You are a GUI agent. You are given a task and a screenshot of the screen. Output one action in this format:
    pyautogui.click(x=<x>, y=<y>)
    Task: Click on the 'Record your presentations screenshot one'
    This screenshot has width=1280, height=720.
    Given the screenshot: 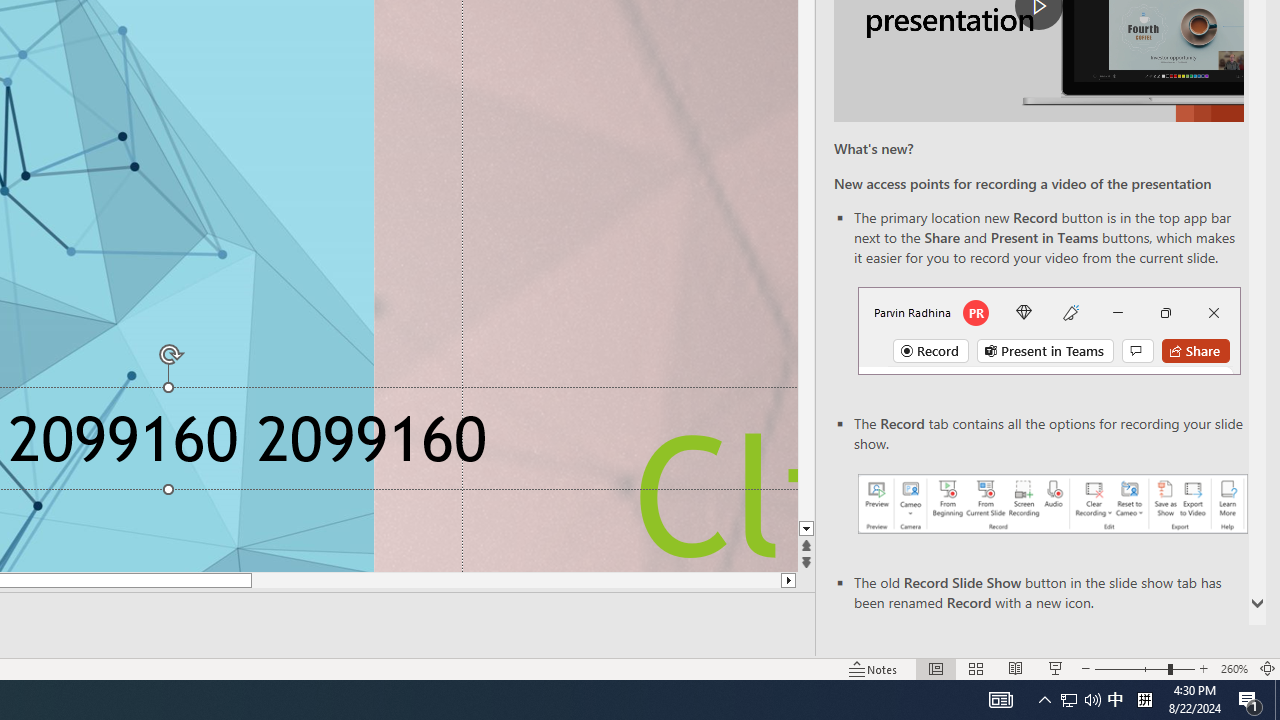 What is the action you would take?
    pyautogui.click(x=1051, y=502)
    